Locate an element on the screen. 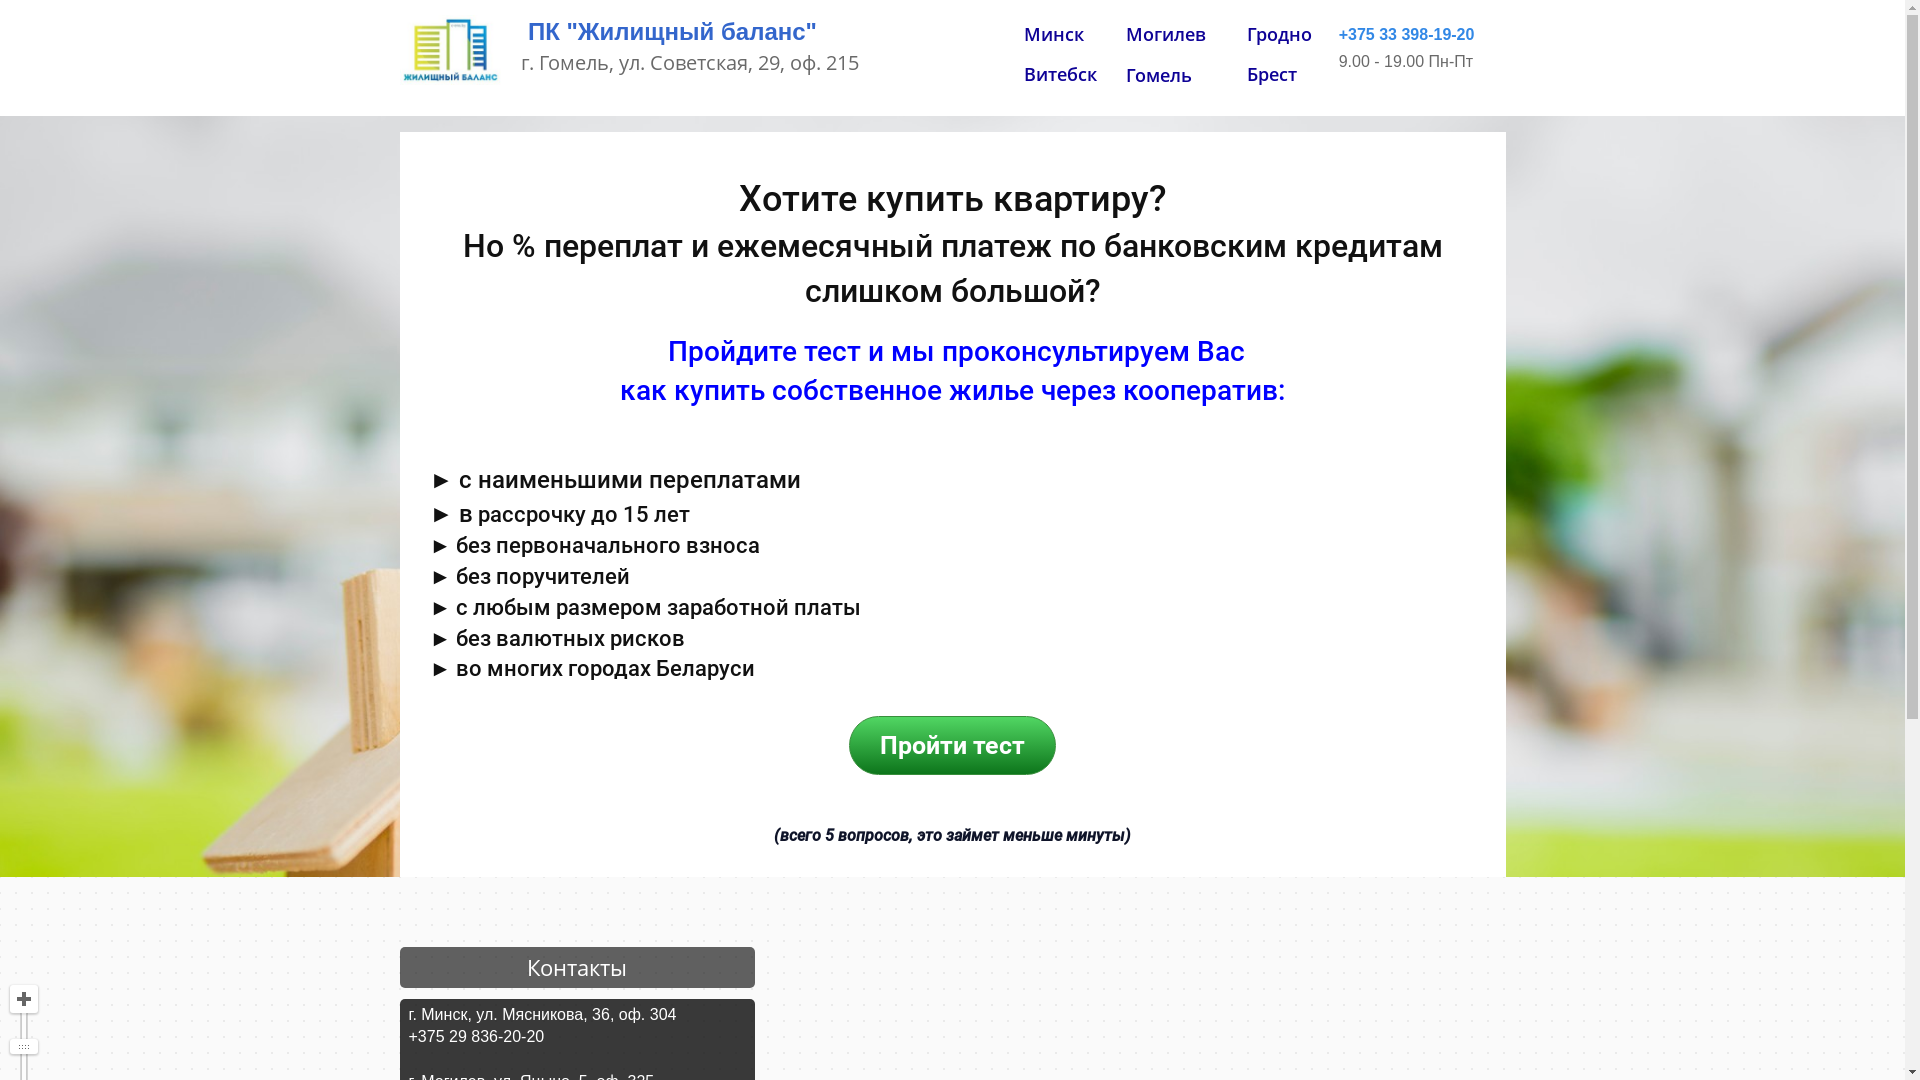 The image size is (1920, 1080). '+375 33 398-19-20' is located at coordinates (1405, 35).